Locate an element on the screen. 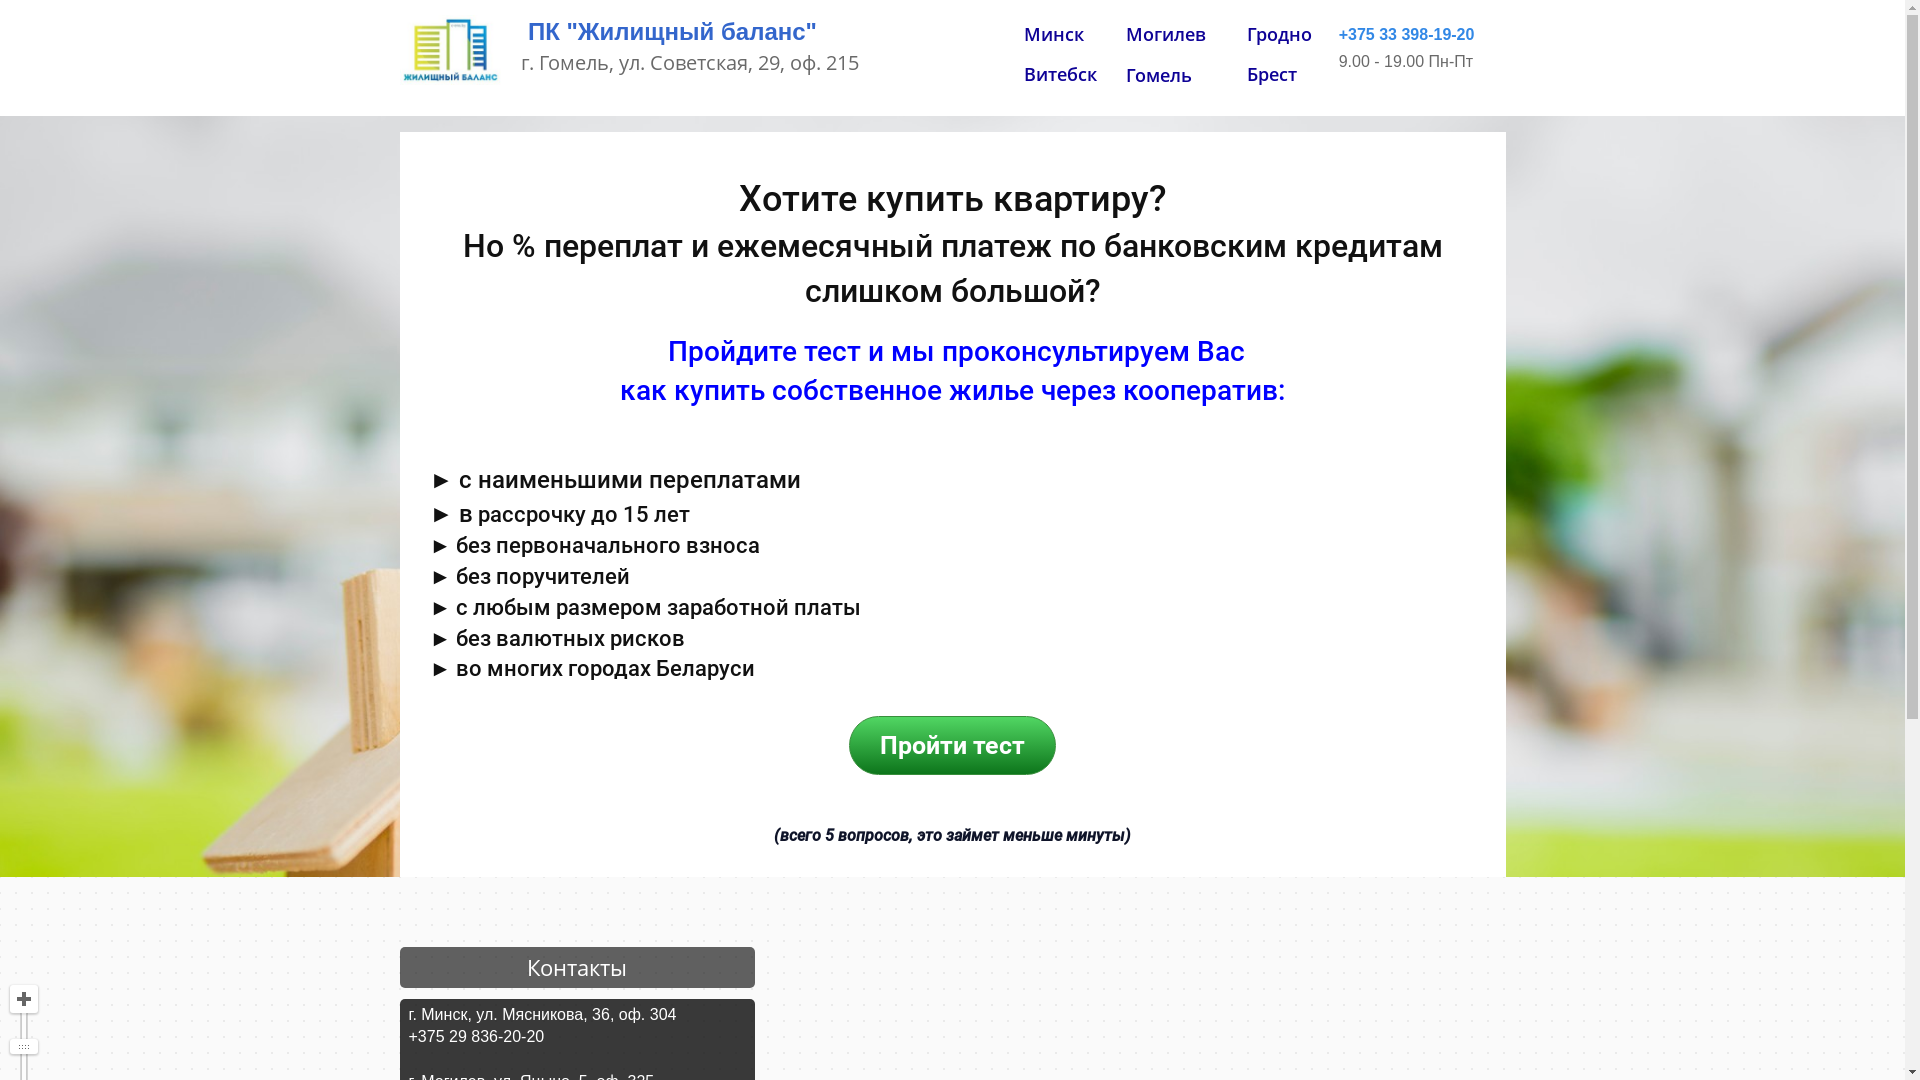 The image size is (1920, 1080). '+375 33 398-19-20' is located at coordinates (1405, 35).